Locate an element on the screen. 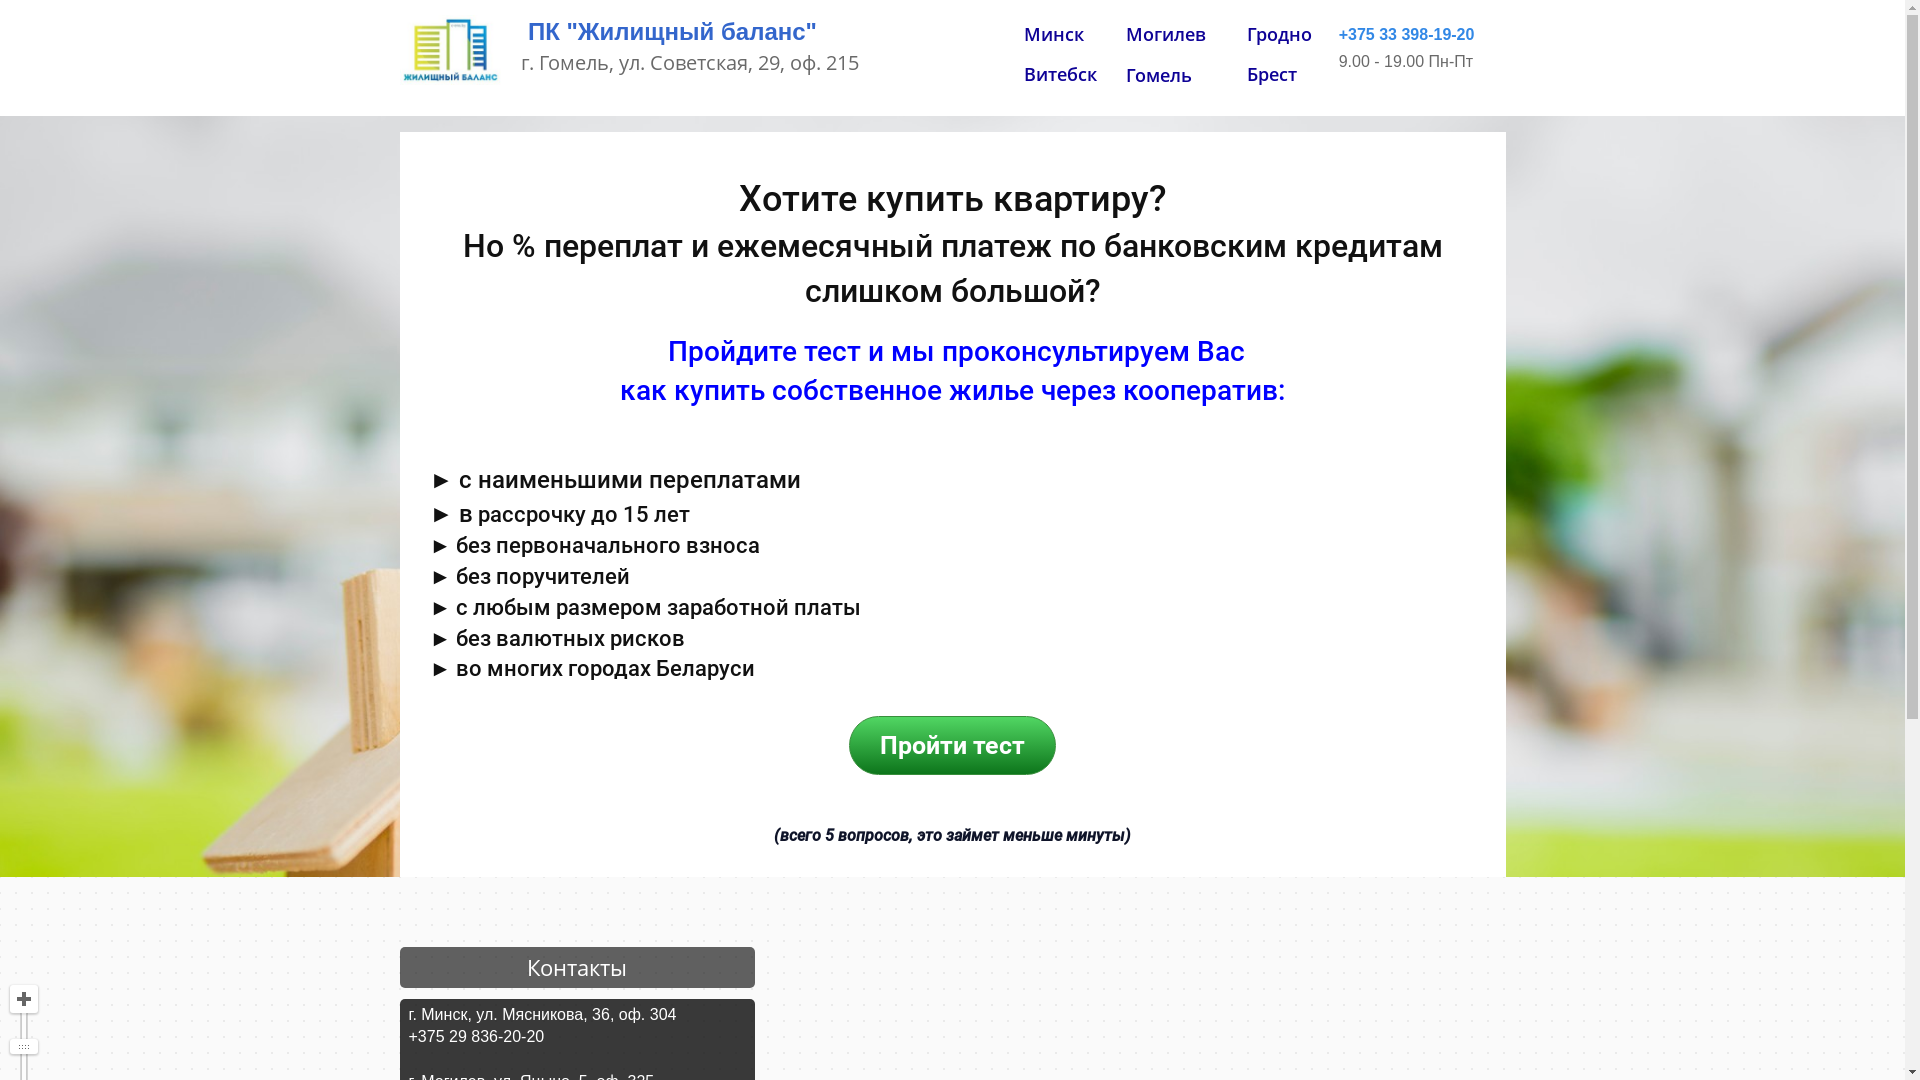 The image size is (1920, 1080). '+375 33 398-19-20' is located at coordinates (1405, 35).